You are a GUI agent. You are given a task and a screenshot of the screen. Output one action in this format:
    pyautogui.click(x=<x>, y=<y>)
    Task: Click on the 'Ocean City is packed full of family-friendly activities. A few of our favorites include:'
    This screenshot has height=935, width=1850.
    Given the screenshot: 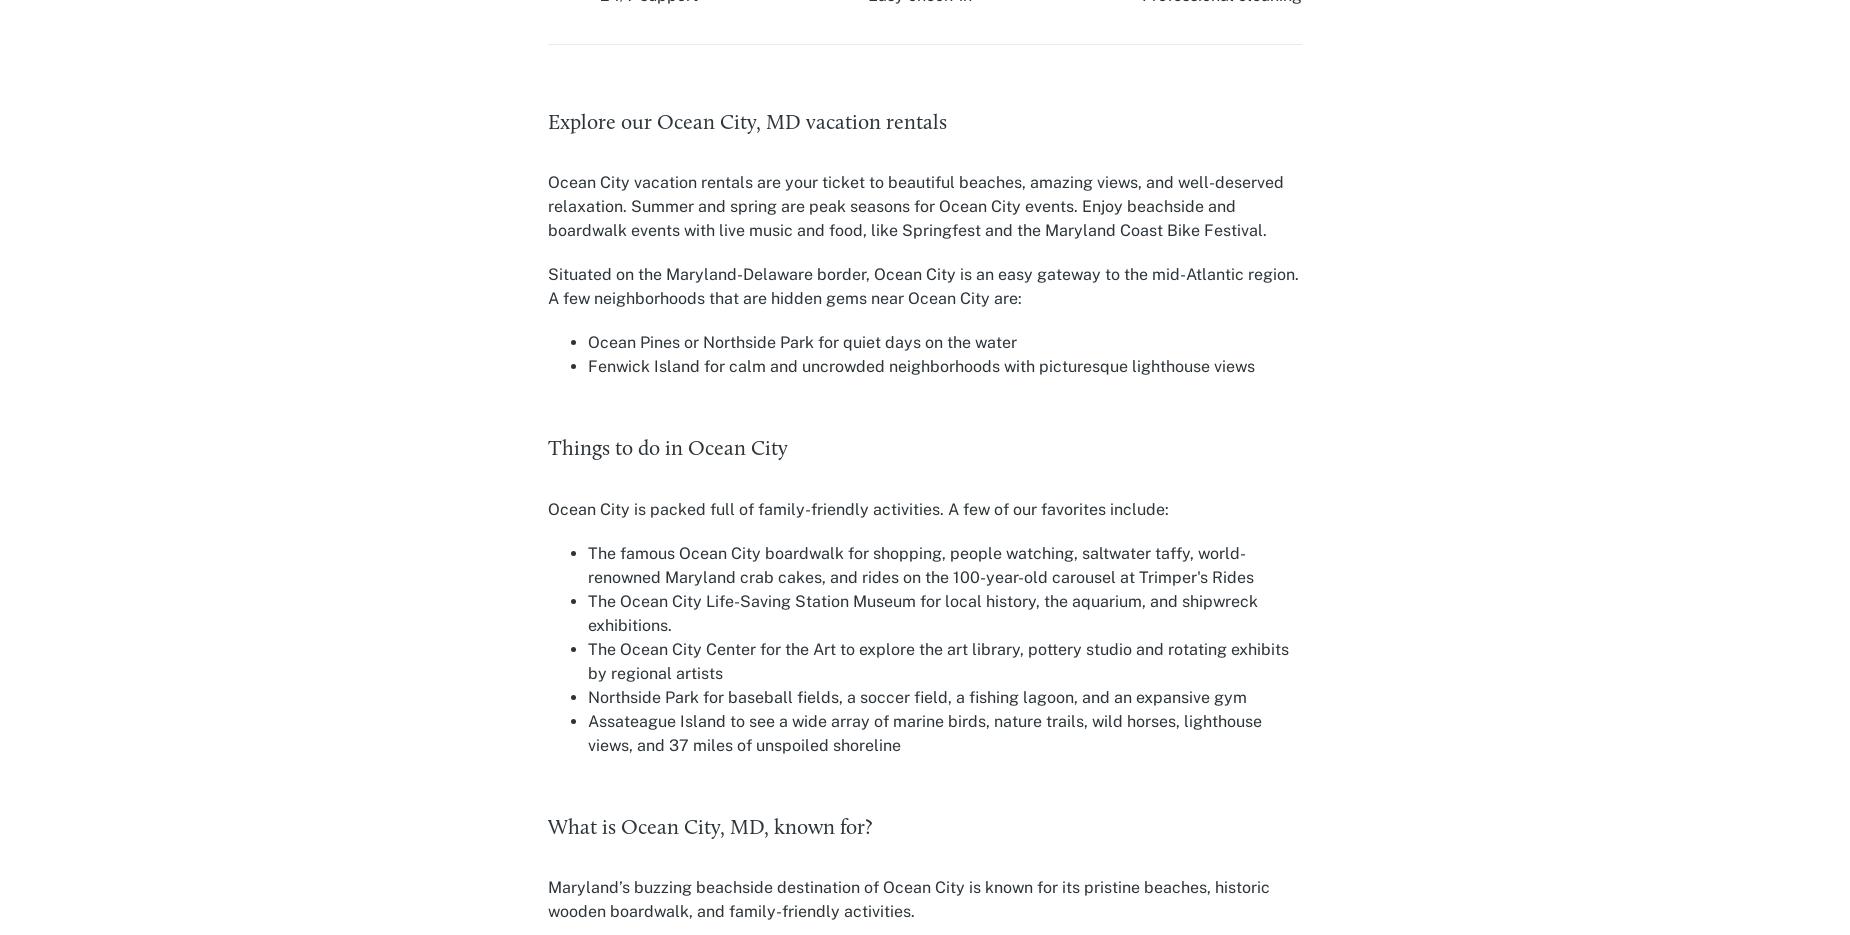 What is the action you would take?
    pyautogui.click(x=858, y=508)
    